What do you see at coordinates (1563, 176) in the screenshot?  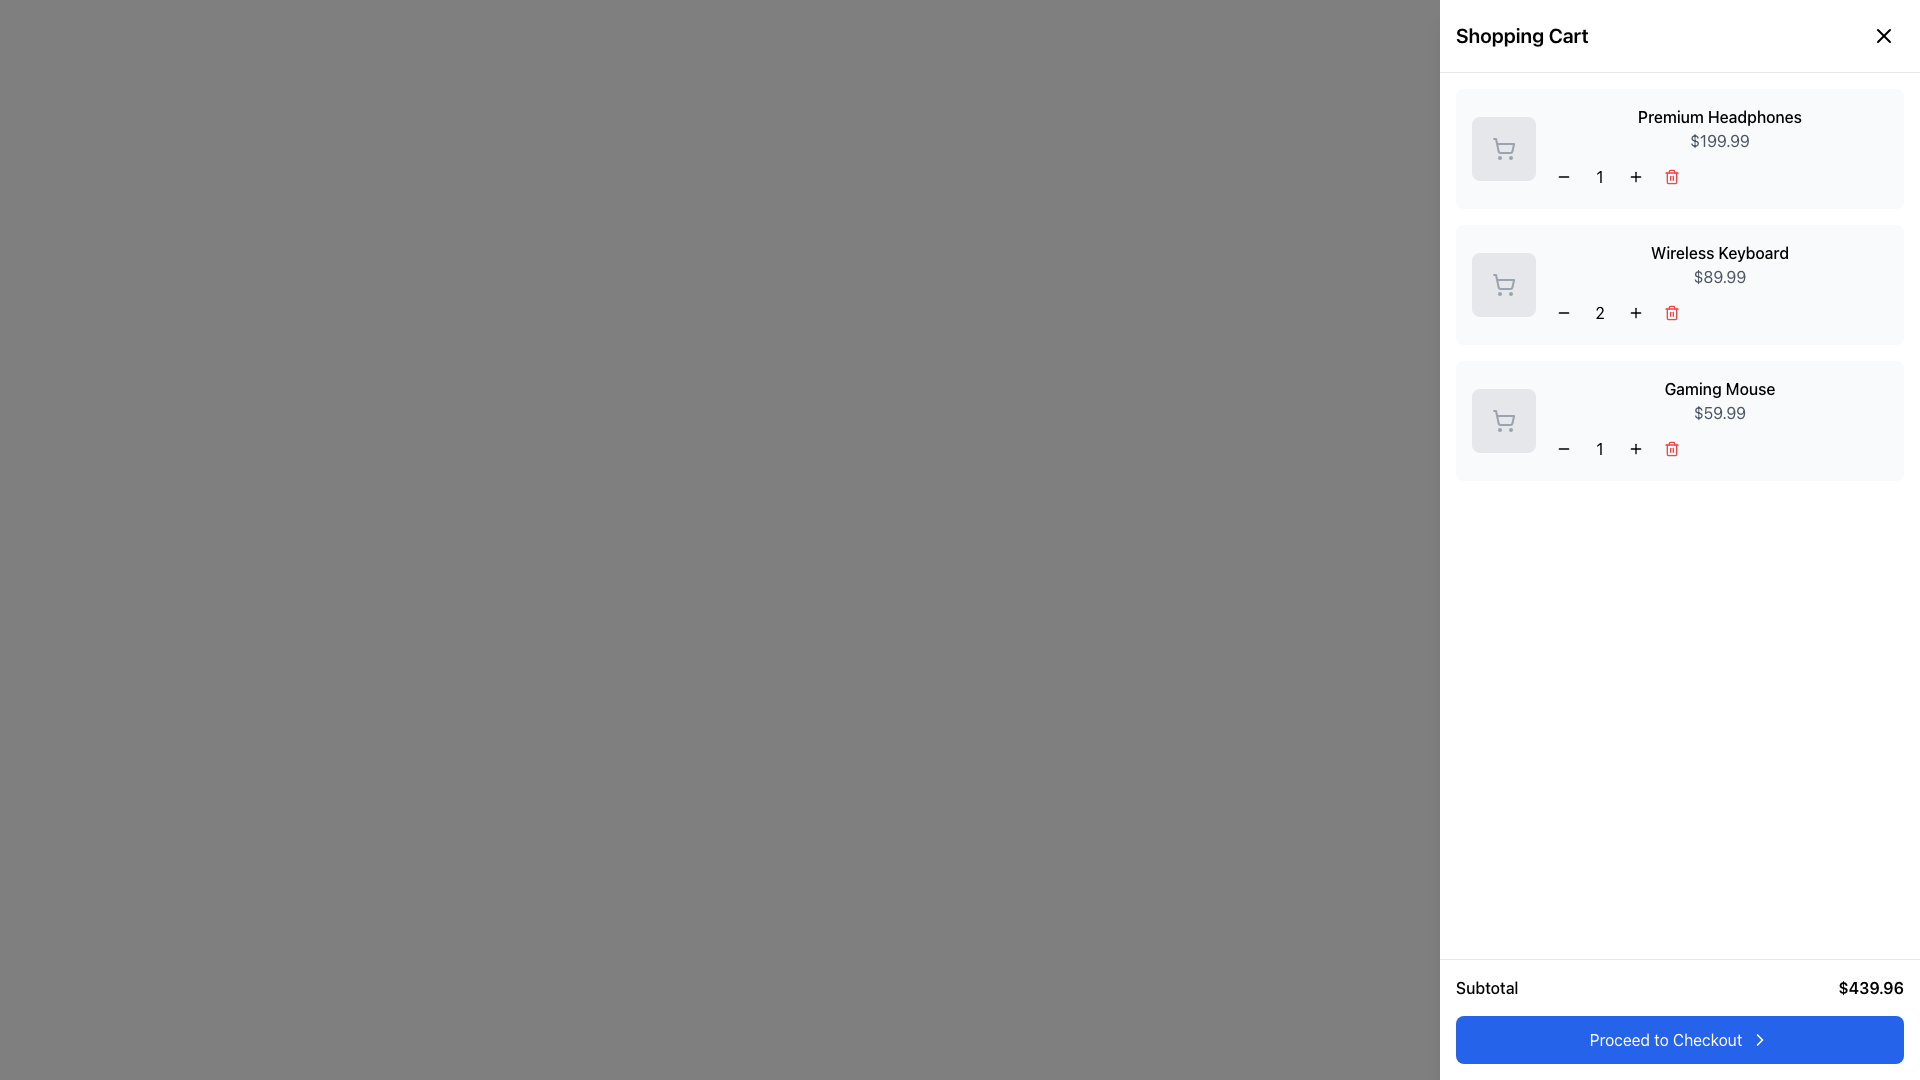 I see `the circular decrement button displaying a minus symbol, located to the left of the quantity '1' in the top product entry of the shopping cart` at bounding box center [1563, 176].